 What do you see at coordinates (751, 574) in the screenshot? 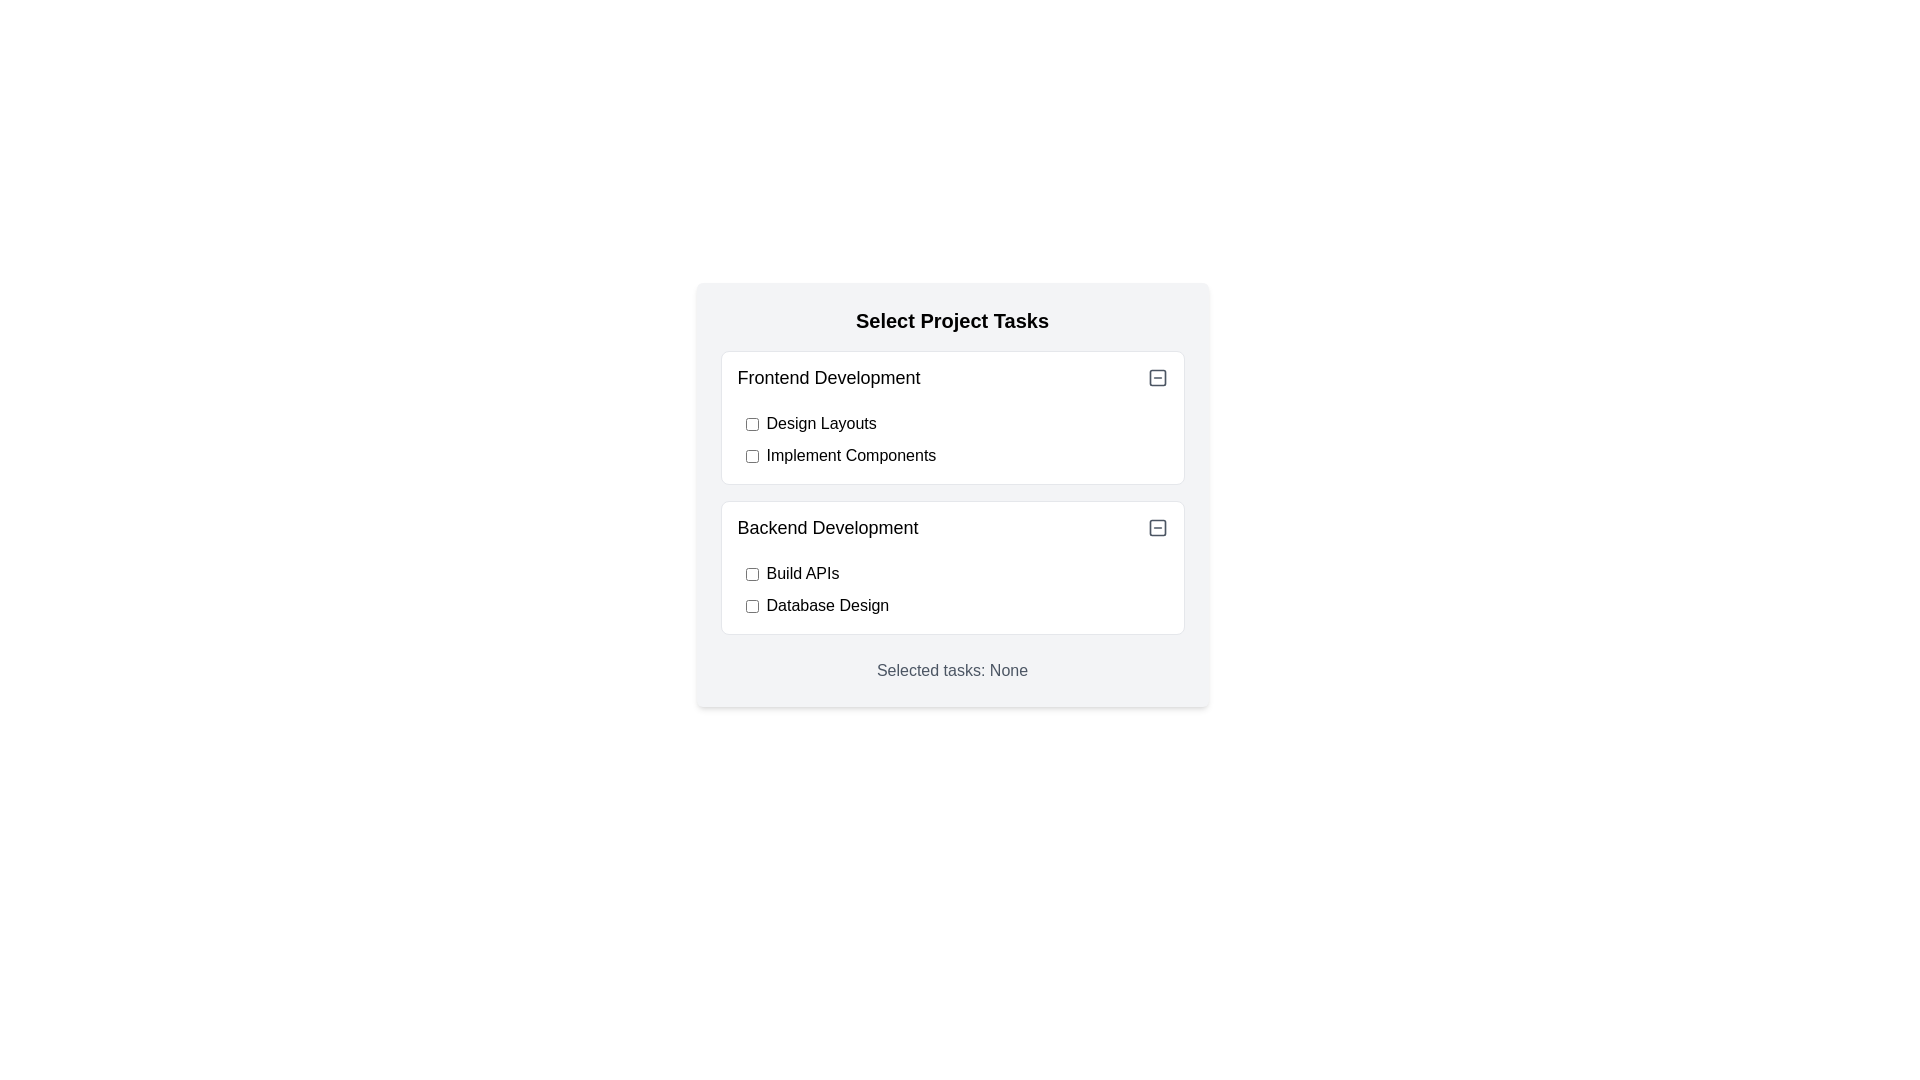
I see `the checkbox` at bounding box center [751, 574].